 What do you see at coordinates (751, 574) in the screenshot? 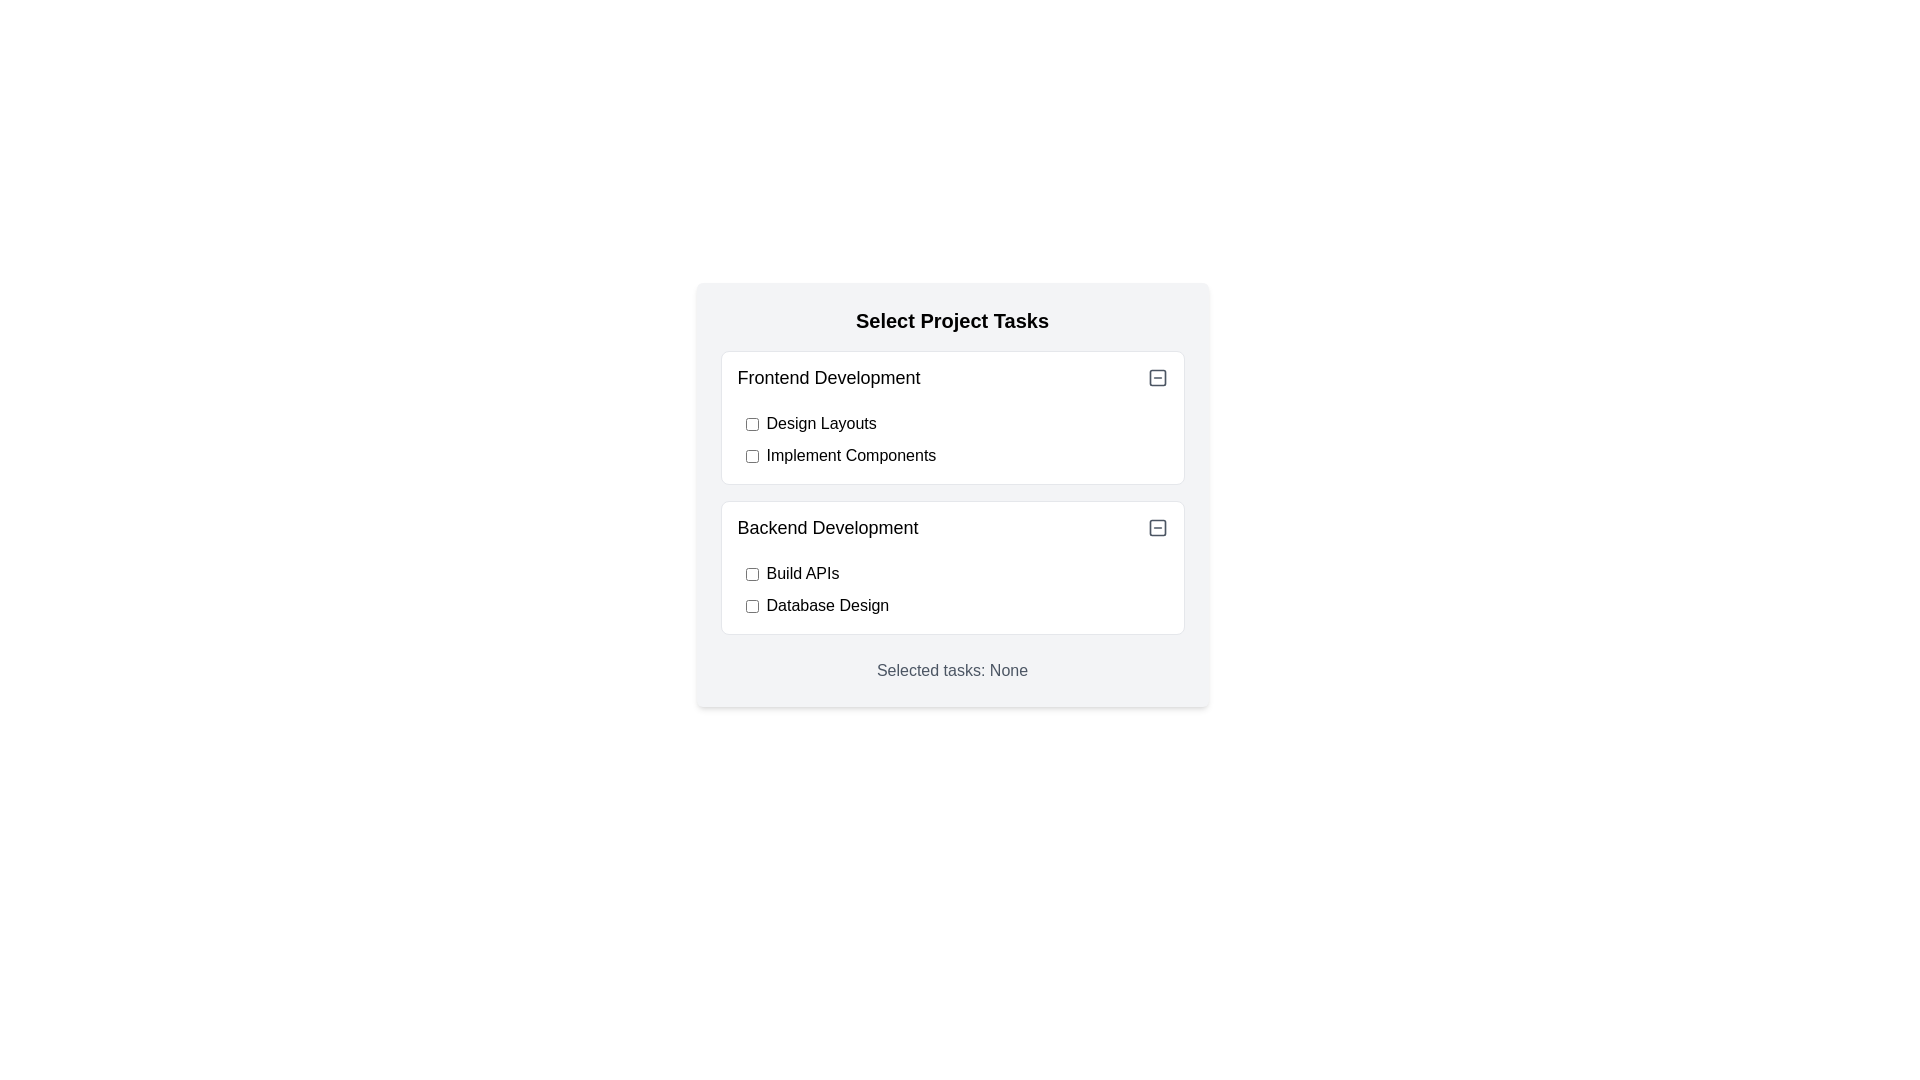
I see `the checkbox` at bounding box center [751, 574].